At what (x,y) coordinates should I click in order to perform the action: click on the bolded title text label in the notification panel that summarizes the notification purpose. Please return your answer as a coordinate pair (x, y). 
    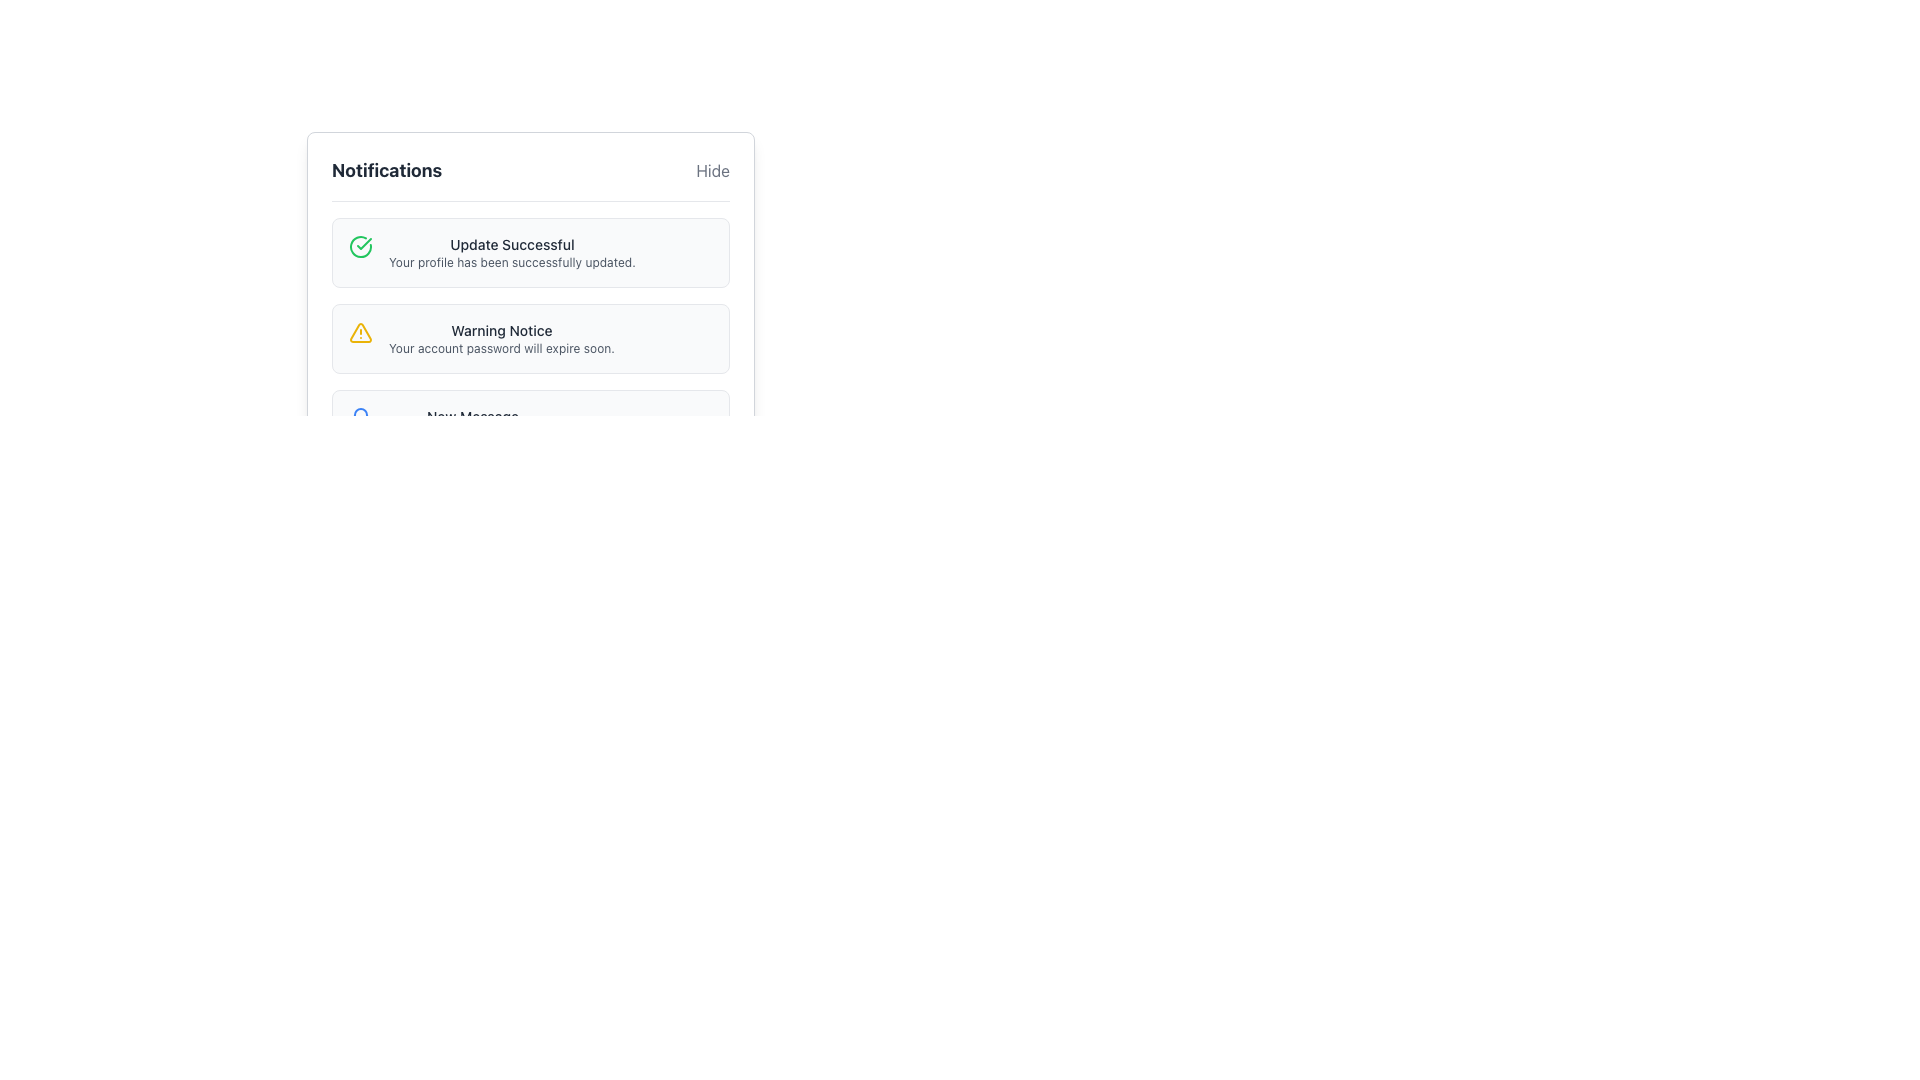
    Looking at the image, I should click on (472, 415).